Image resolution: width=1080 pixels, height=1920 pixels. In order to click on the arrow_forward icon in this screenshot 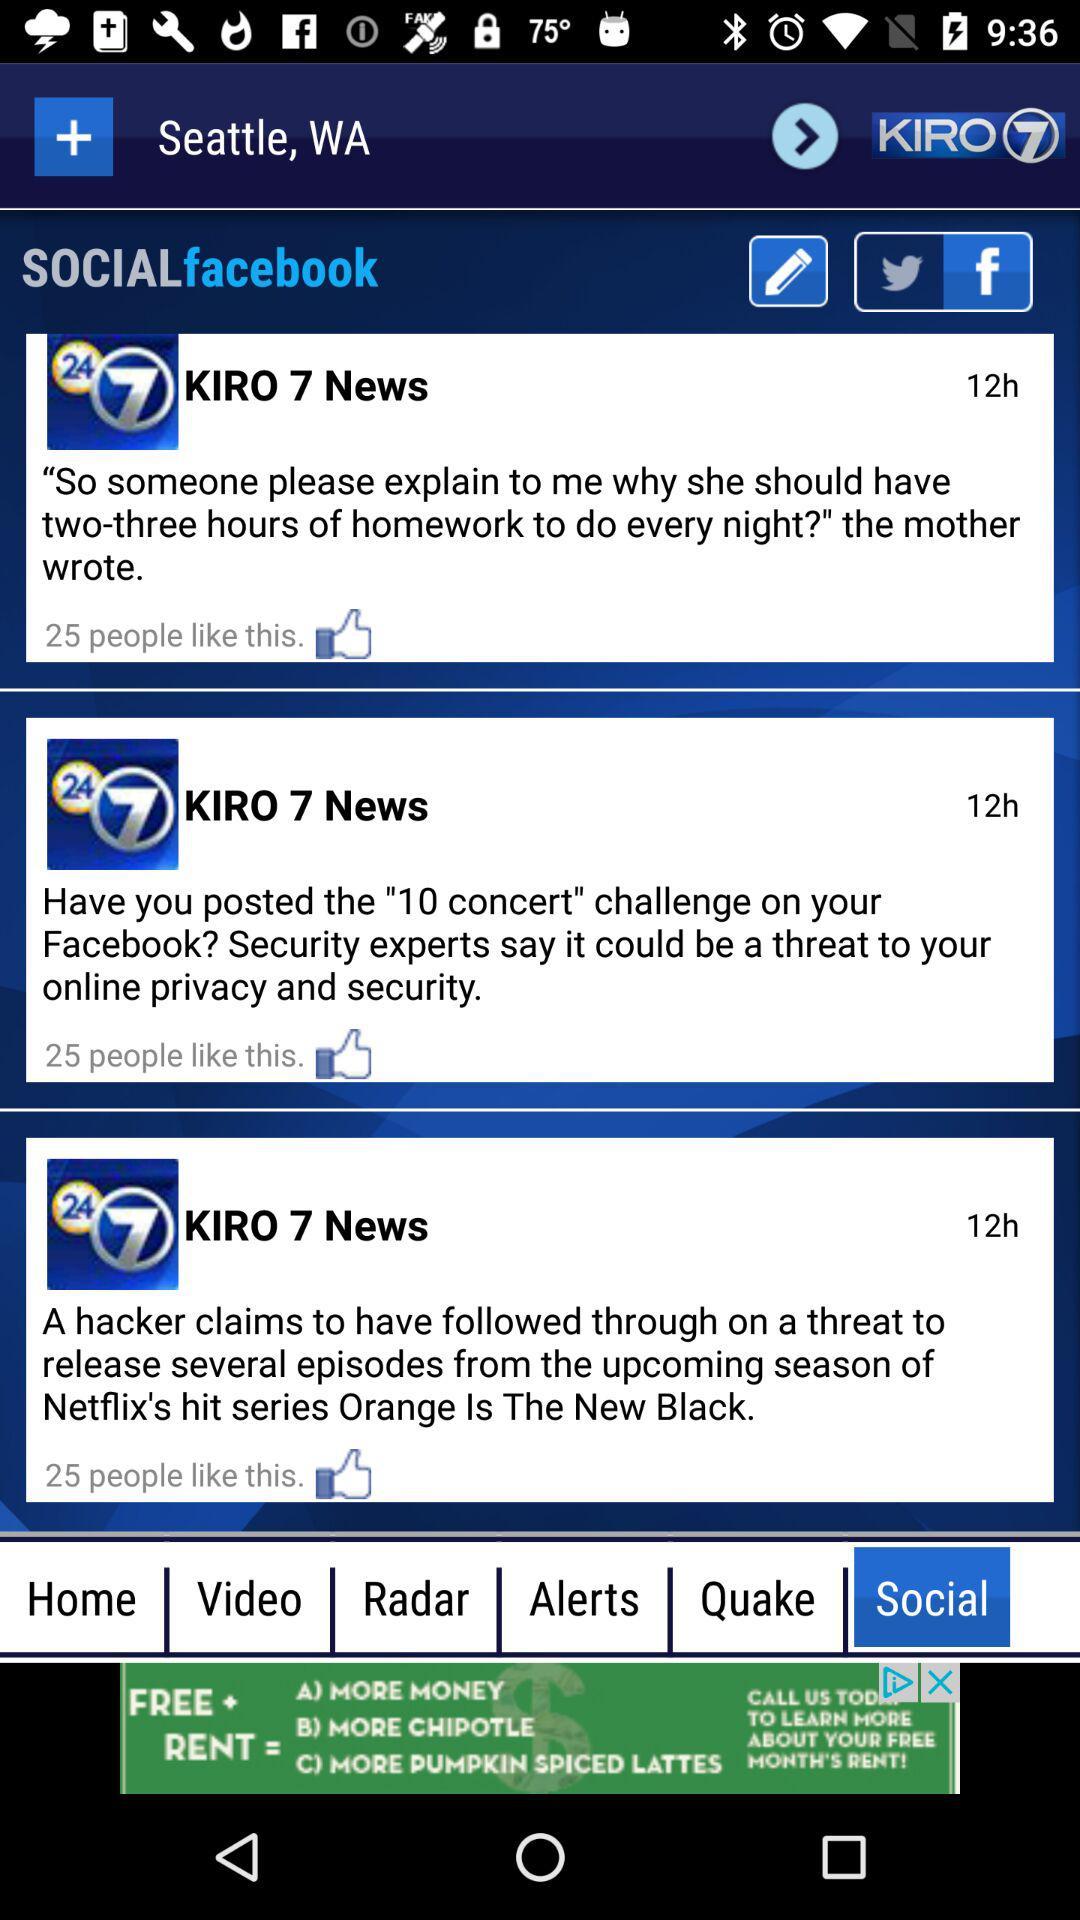, I will do `click(804, 135)`.